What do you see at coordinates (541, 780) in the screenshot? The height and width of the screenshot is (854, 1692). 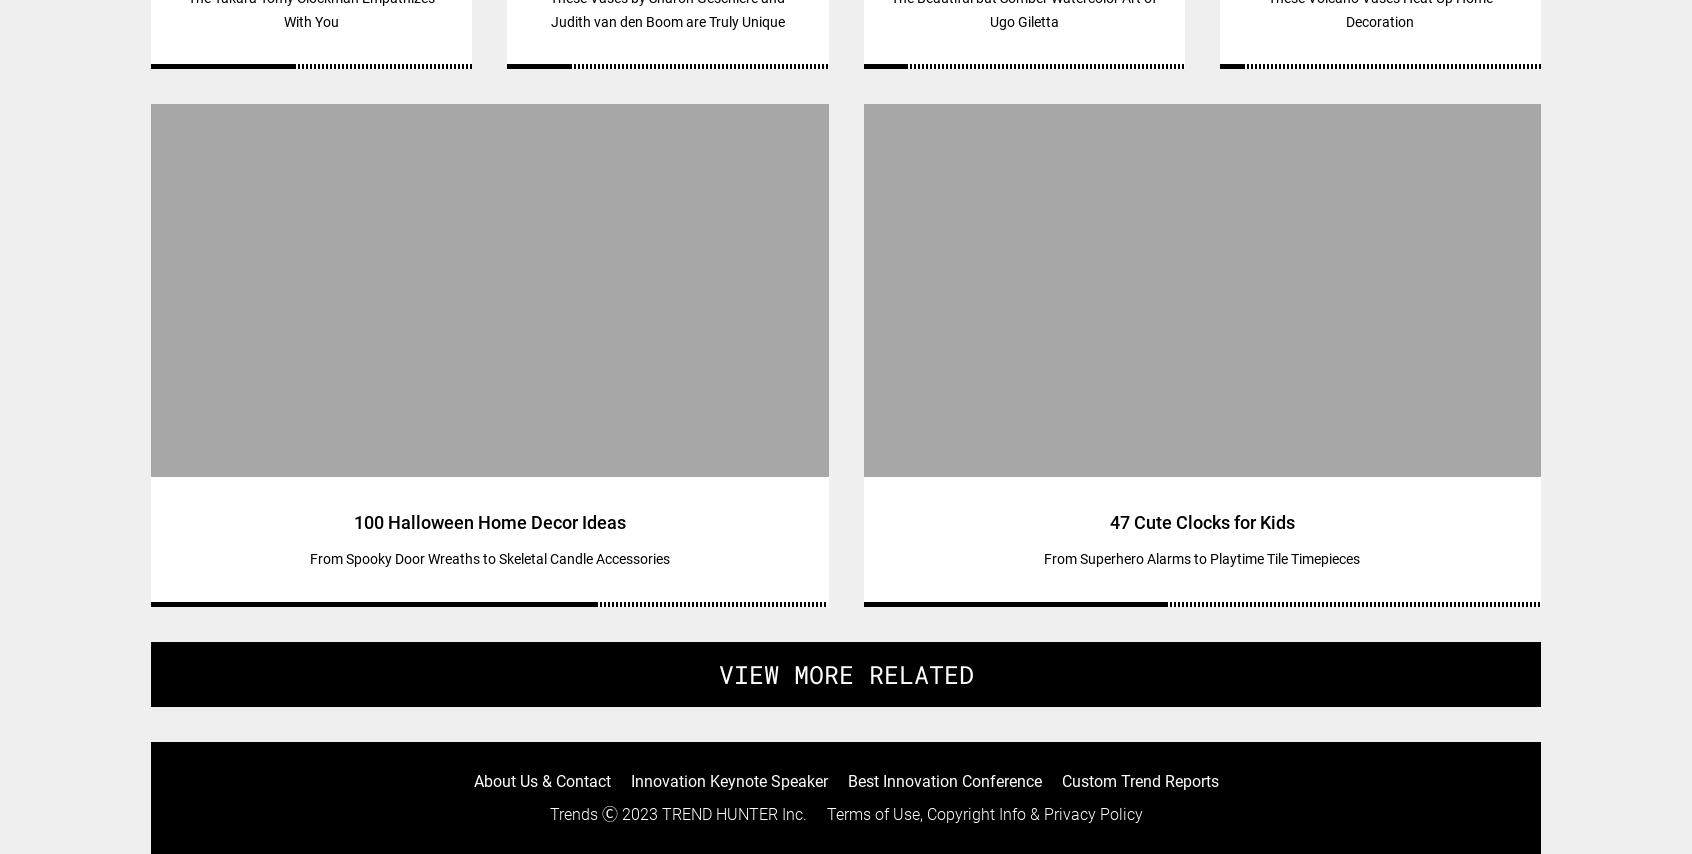 I see `'About Us & Contact'` at bounding box center [541, 780].